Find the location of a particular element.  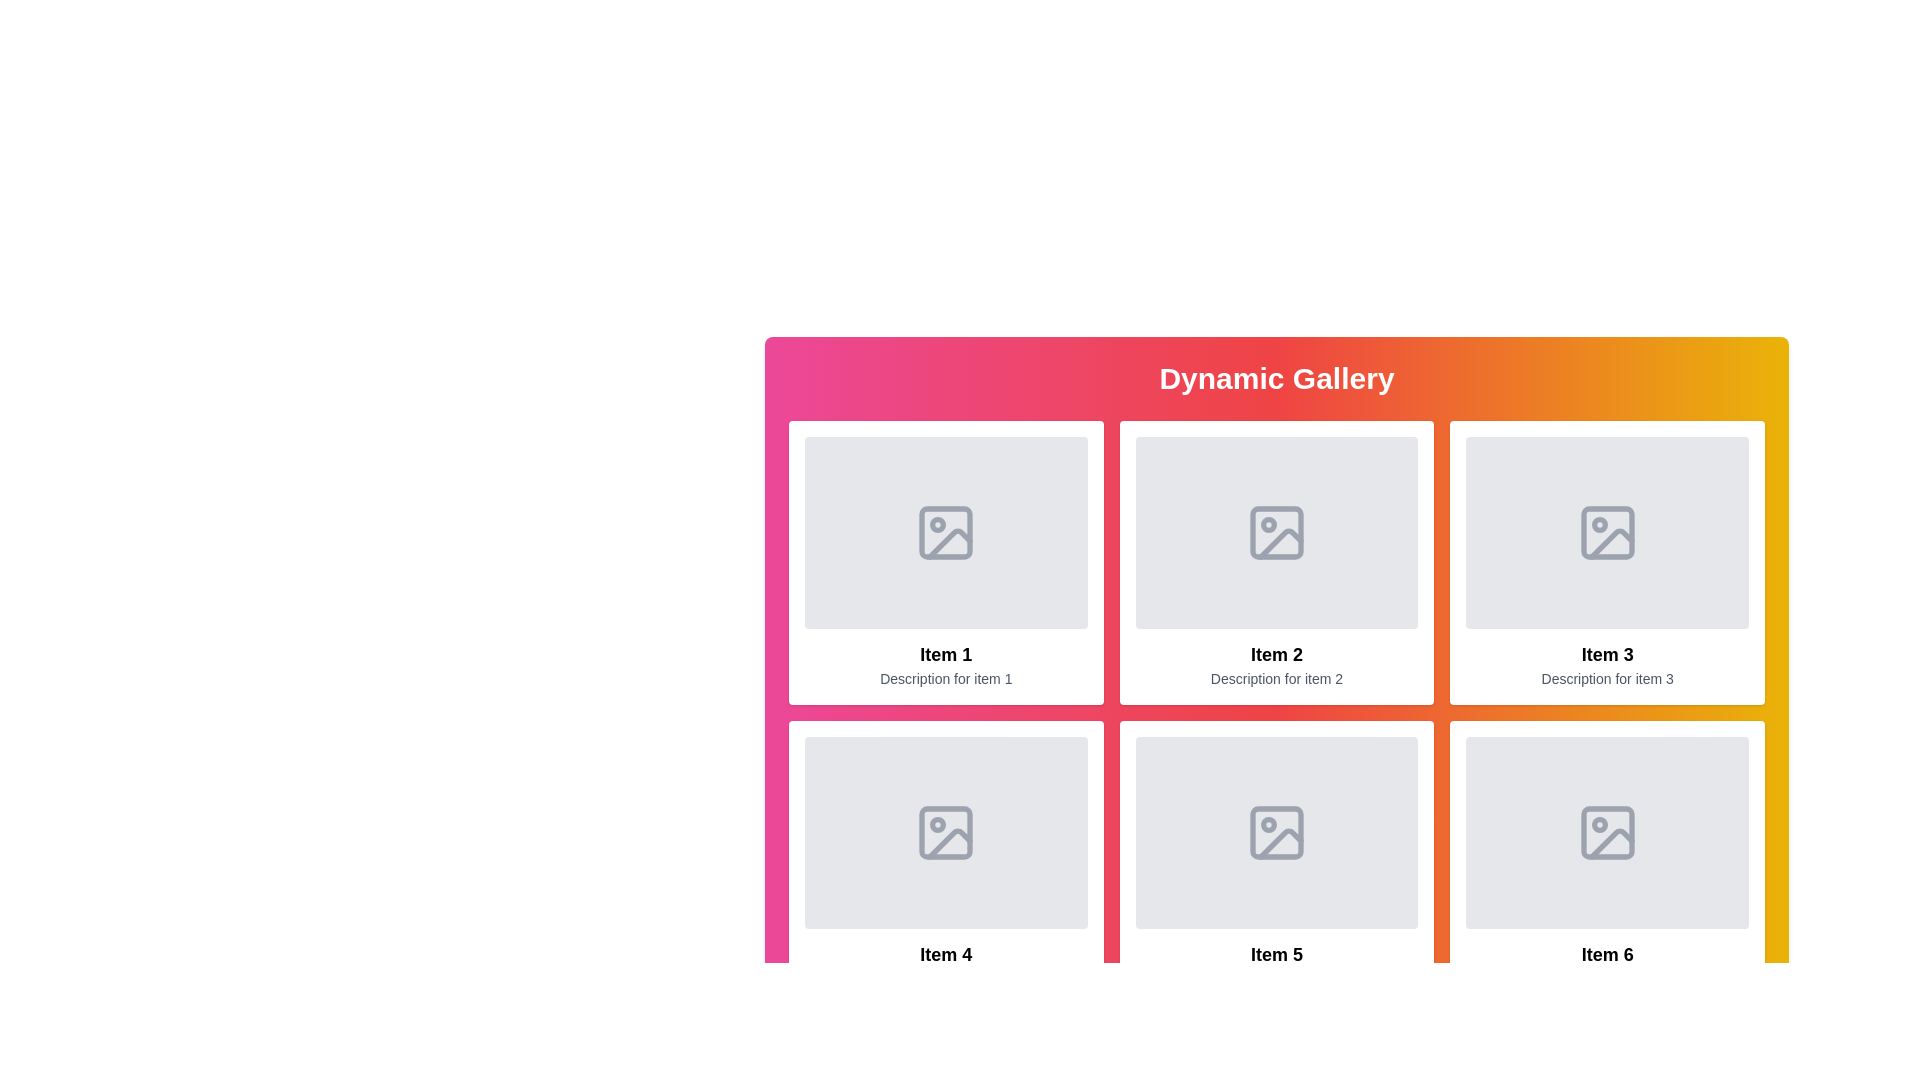

the image placeholder icon located at the center of the third card in the 'Dynamic Gallery' section, which is styled in light gray with rounded corners and a centered circular design is located at coordinates (1607, 531).